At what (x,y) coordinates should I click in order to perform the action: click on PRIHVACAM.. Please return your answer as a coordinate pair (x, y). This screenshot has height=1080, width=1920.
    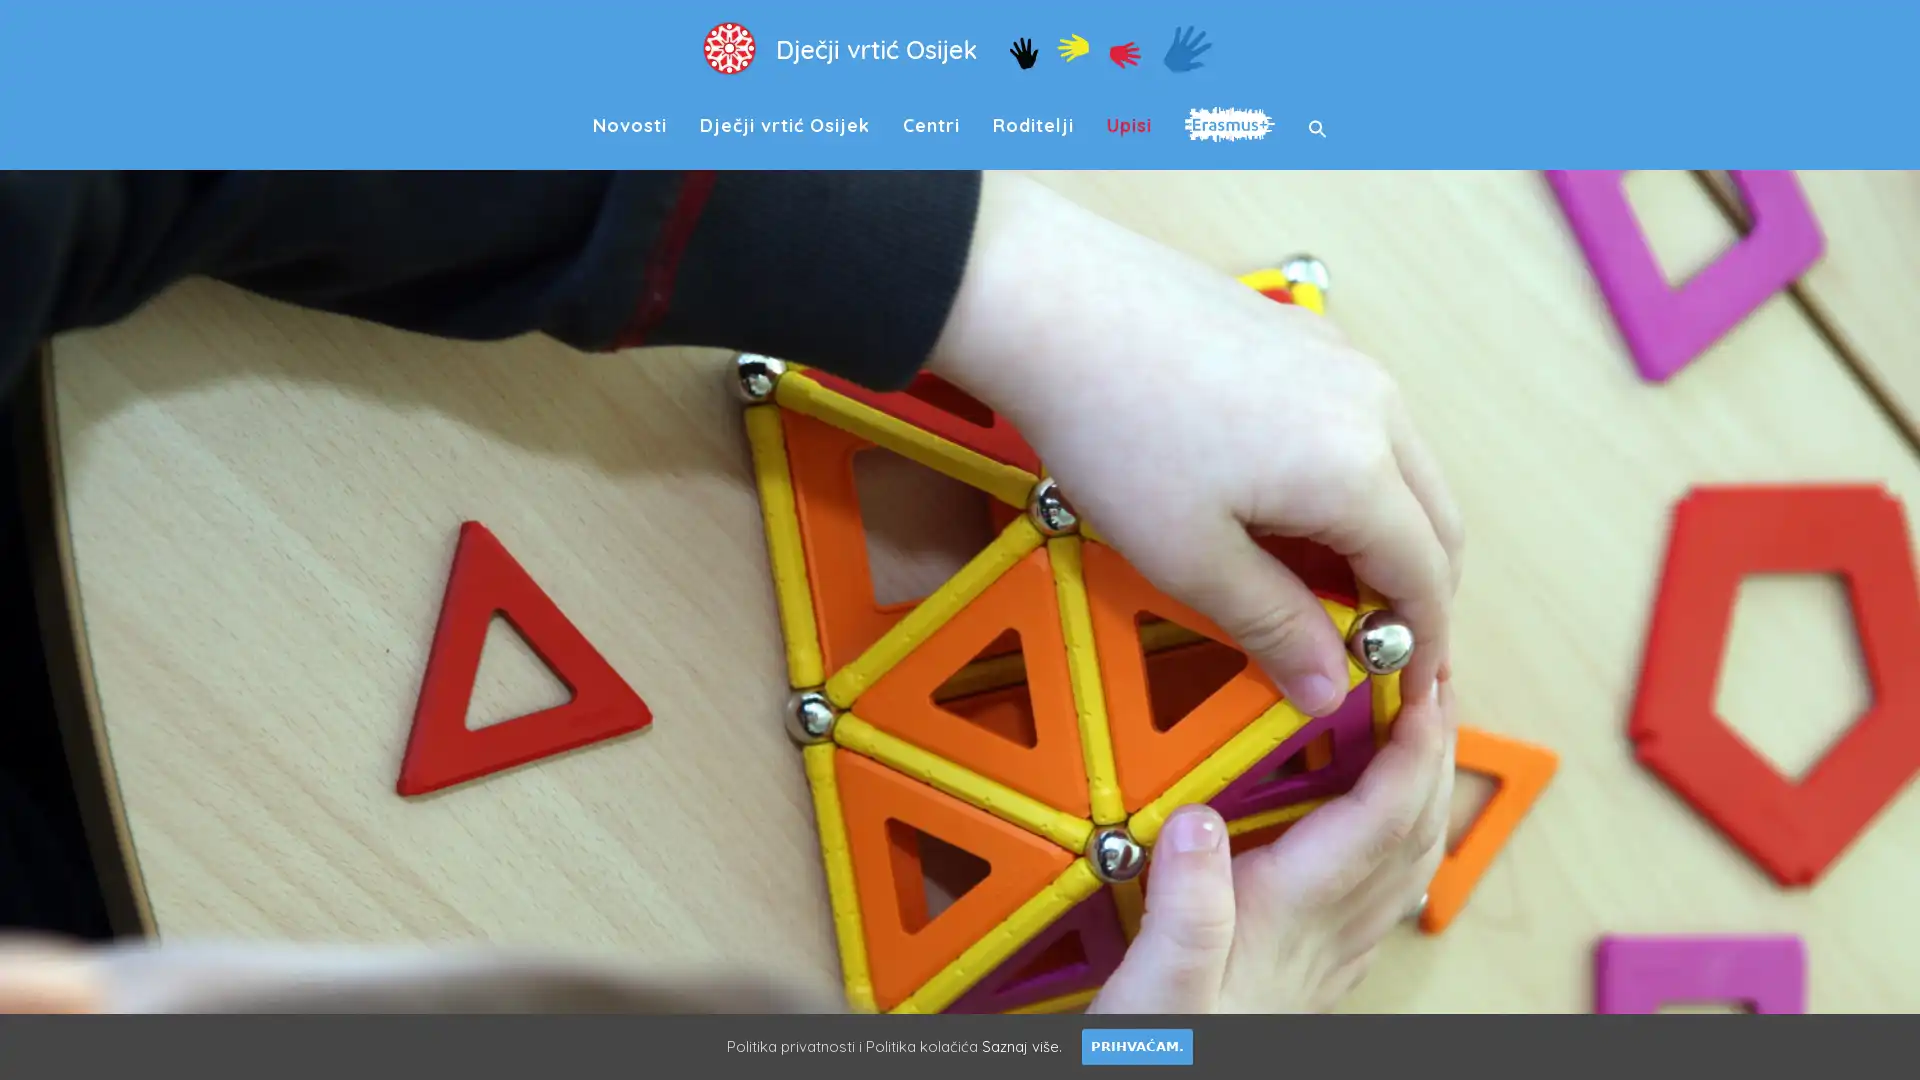
    Looking at the image, I should click on (1137, 1045).